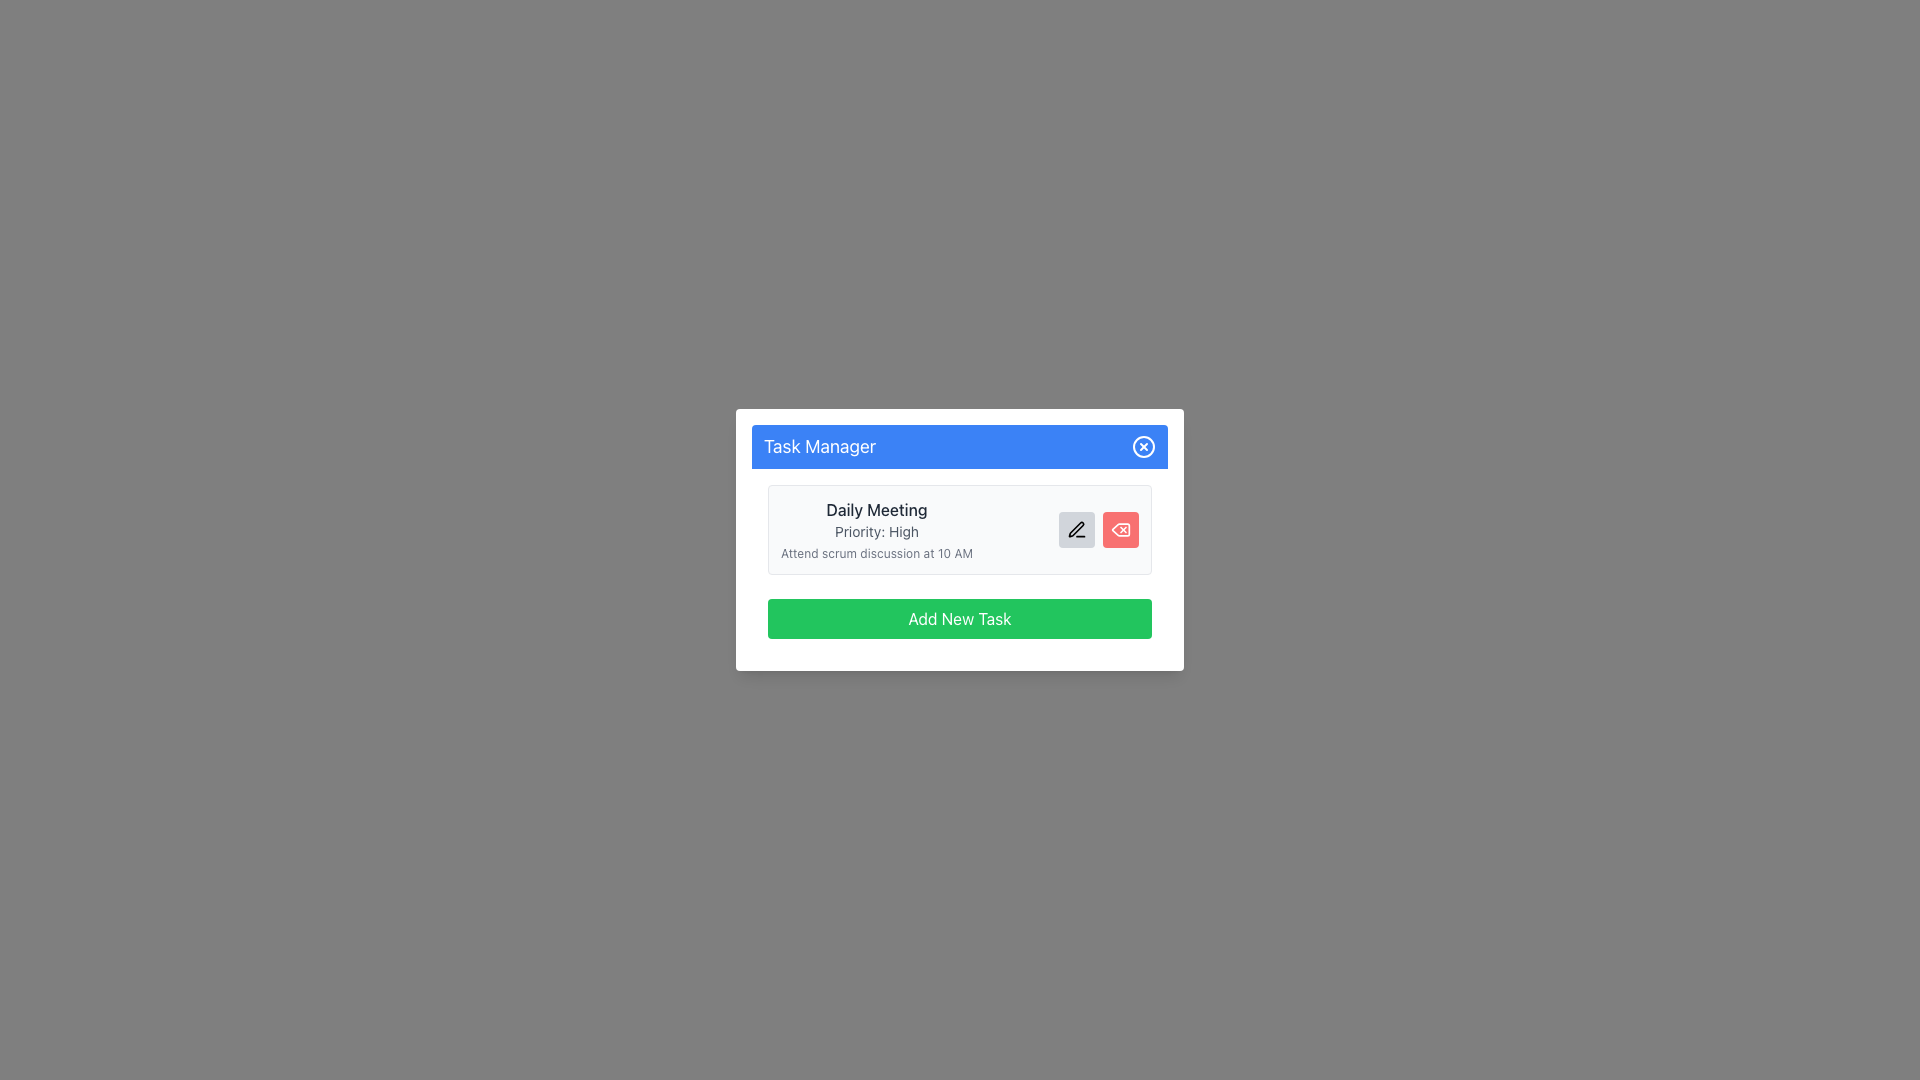 The width and height of the screenshot is (1920, 1080). What do you see at coordinates (1075, 528) in the screenshot?
I see `the editing icon within the button located on the left side of the adjacent eye icon button in the 'Task Manager' modal` at bounding box center [1075, 528].